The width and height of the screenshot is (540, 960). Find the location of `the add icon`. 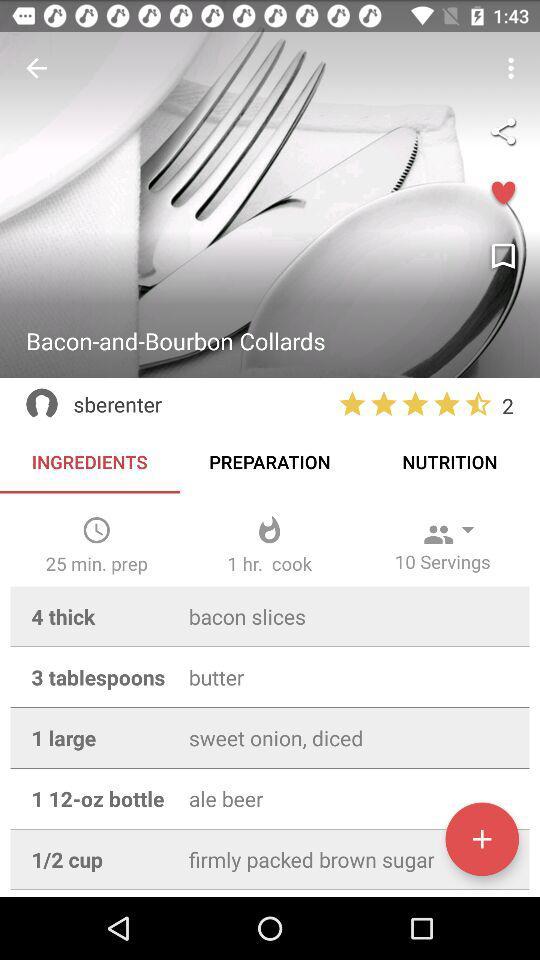

the add icon is located at coordinates (481, 839).